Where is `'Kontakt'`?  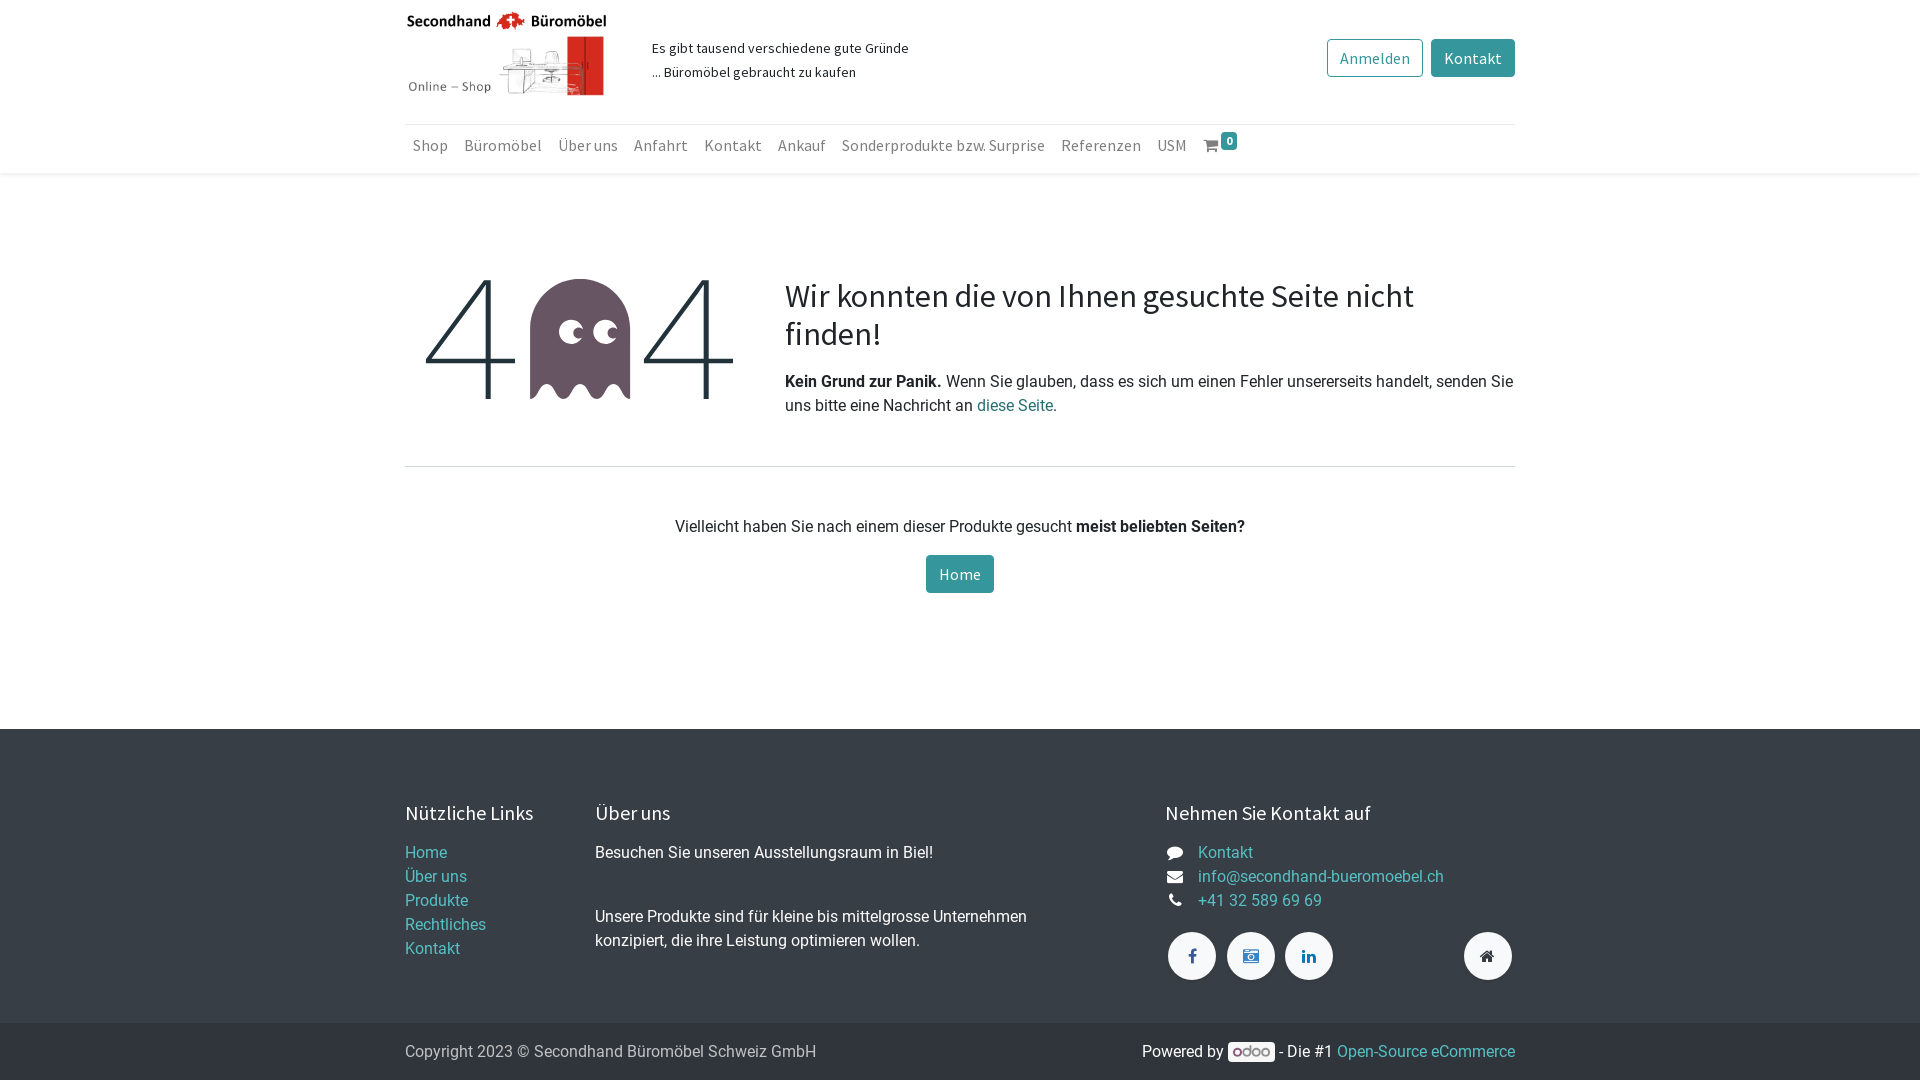 'Kontakt' is located at coordinates (732, 144).